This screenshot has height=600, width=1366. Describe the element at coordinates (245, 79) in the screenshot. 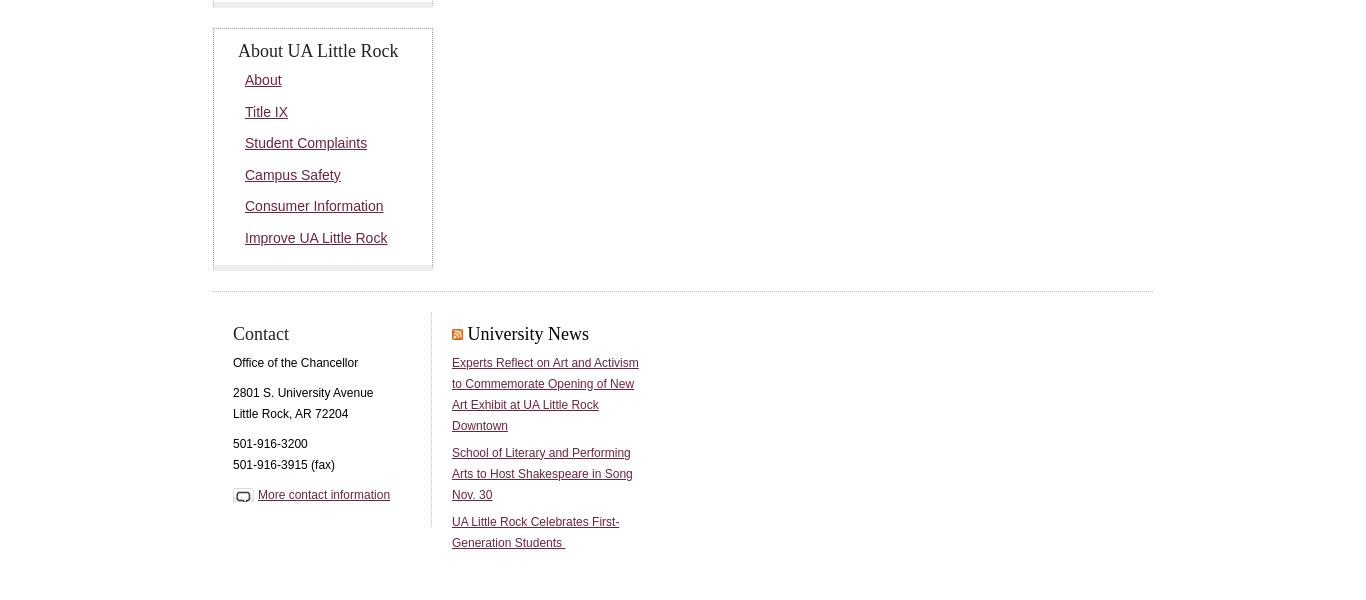

I see `'About'` at that location.